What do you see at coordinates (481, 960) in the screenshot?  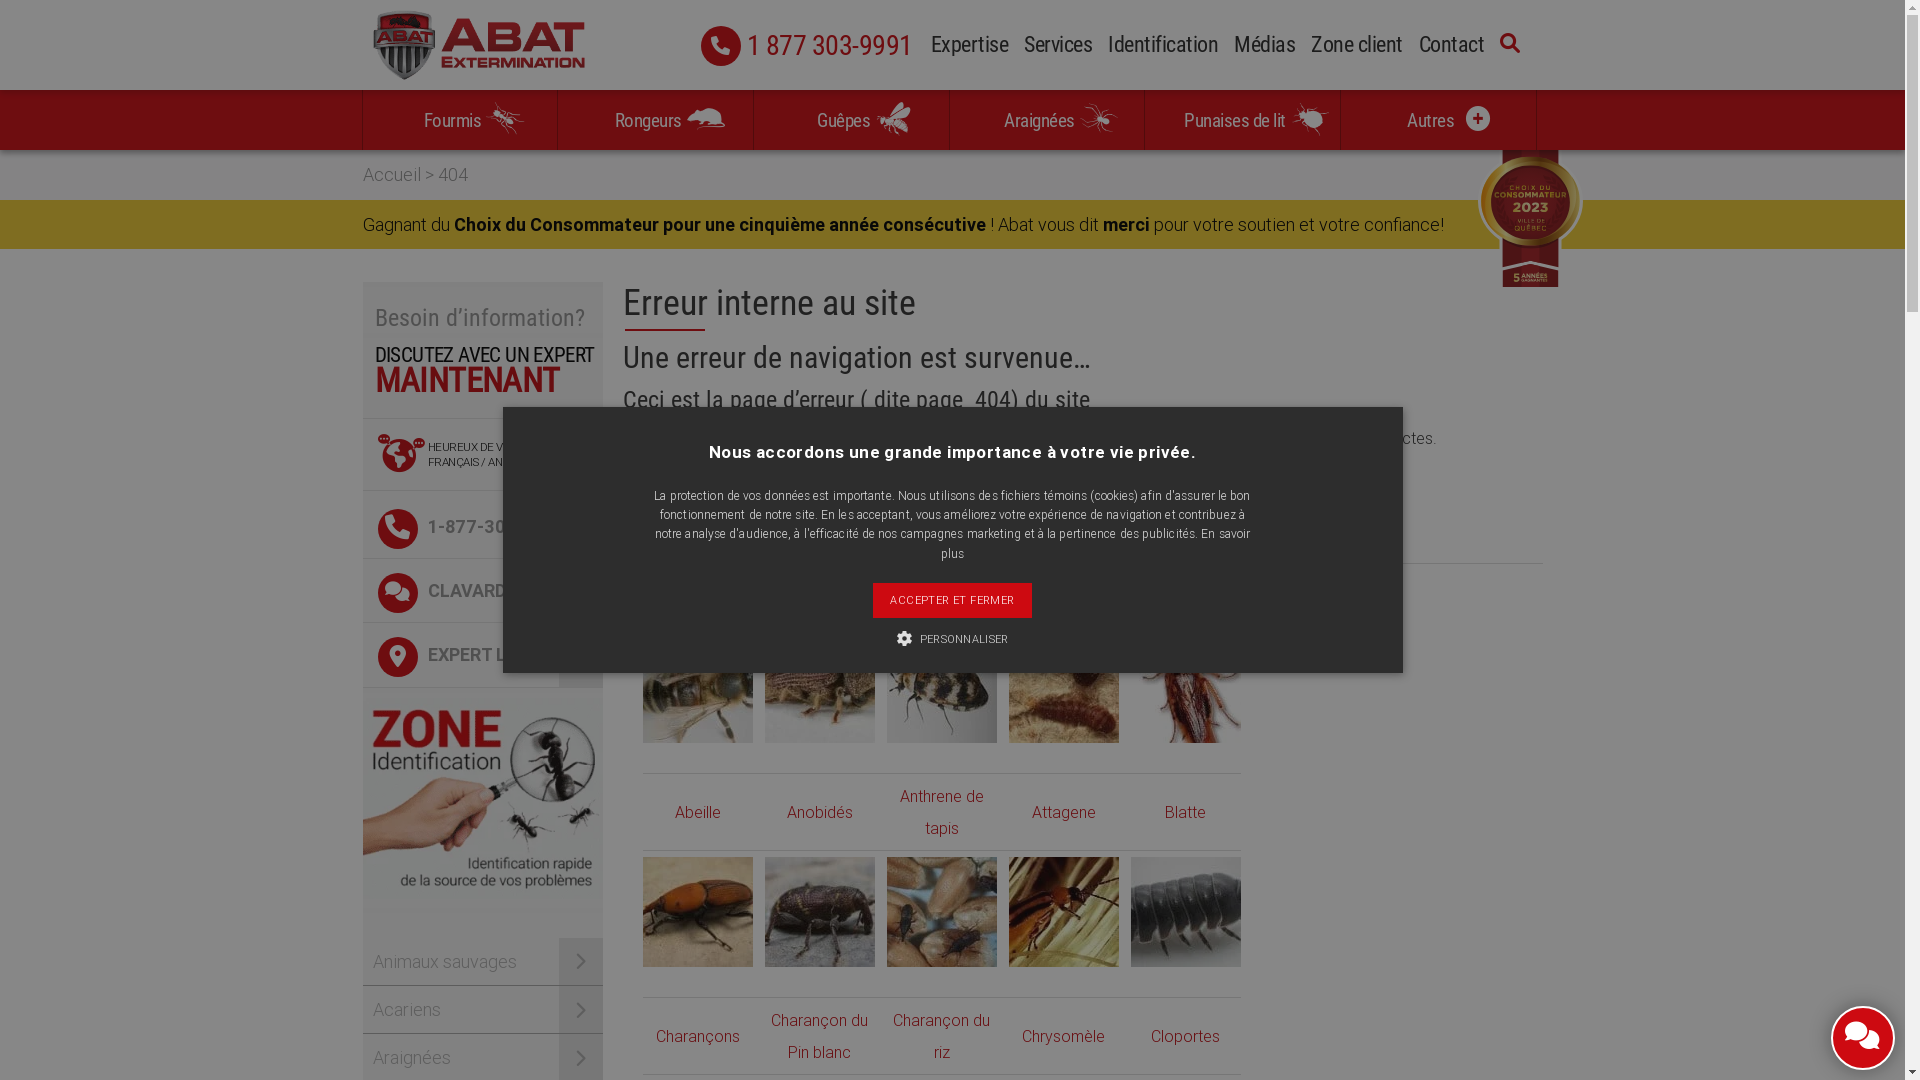 I see `'Animaux sauvages'` at bounding box center [481, 960].